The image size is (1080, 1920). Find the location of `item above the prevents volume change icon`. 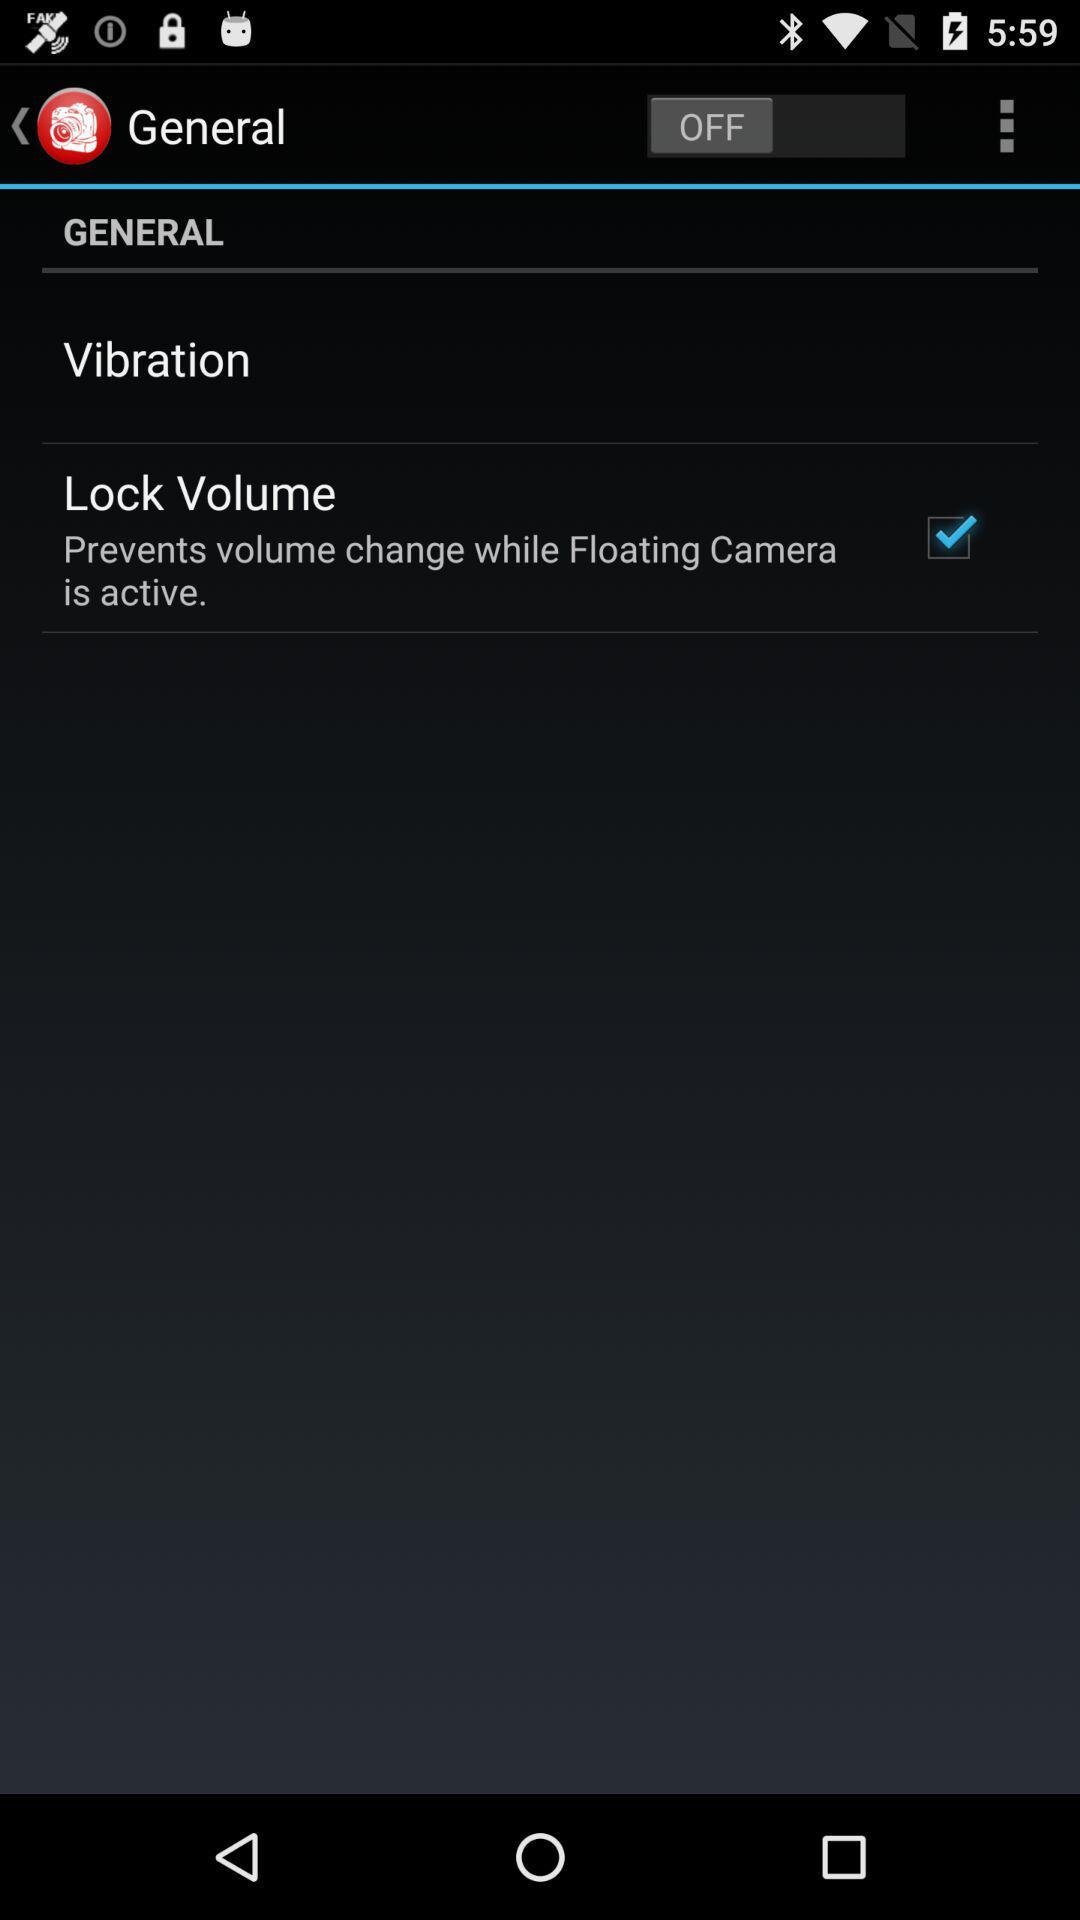

item above the prevents volume change icon is located at coordinates (199, 491).